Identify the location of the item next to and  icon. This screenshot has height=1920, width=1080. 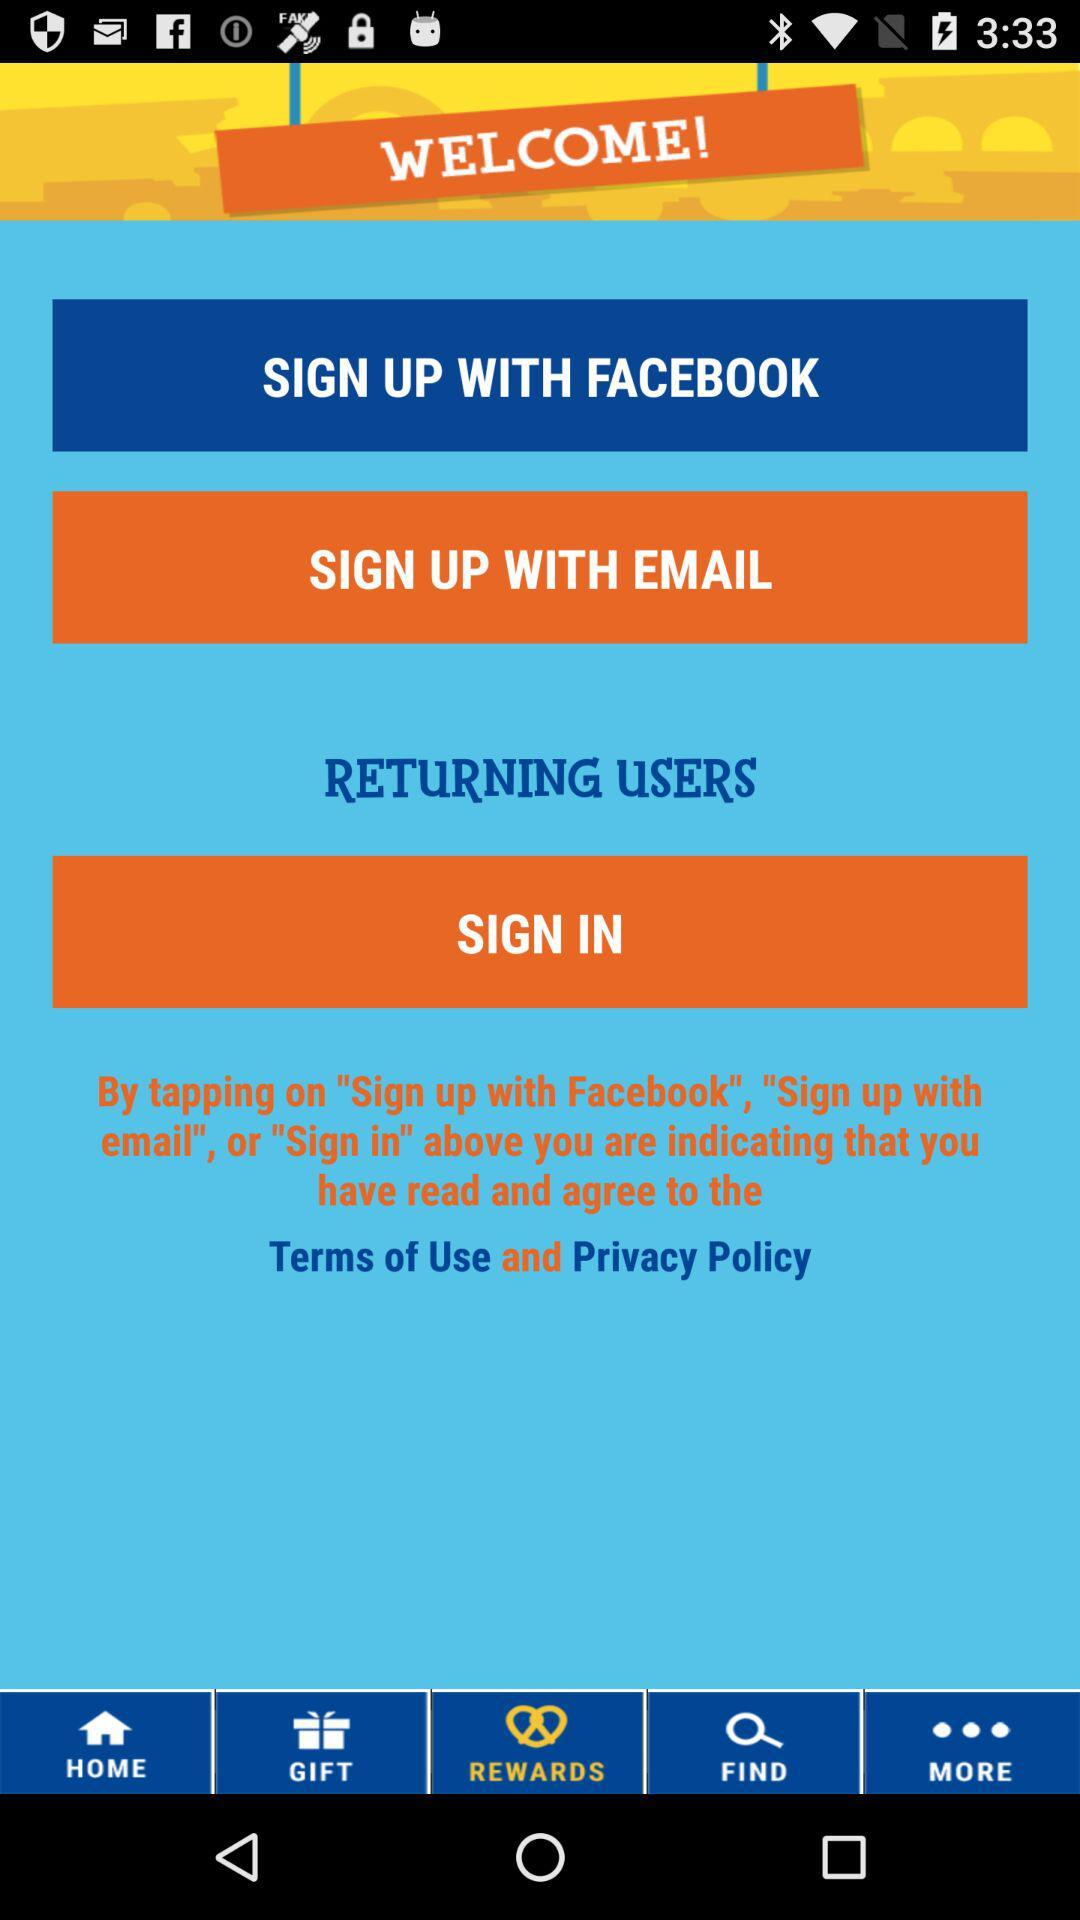
(690, 1261).